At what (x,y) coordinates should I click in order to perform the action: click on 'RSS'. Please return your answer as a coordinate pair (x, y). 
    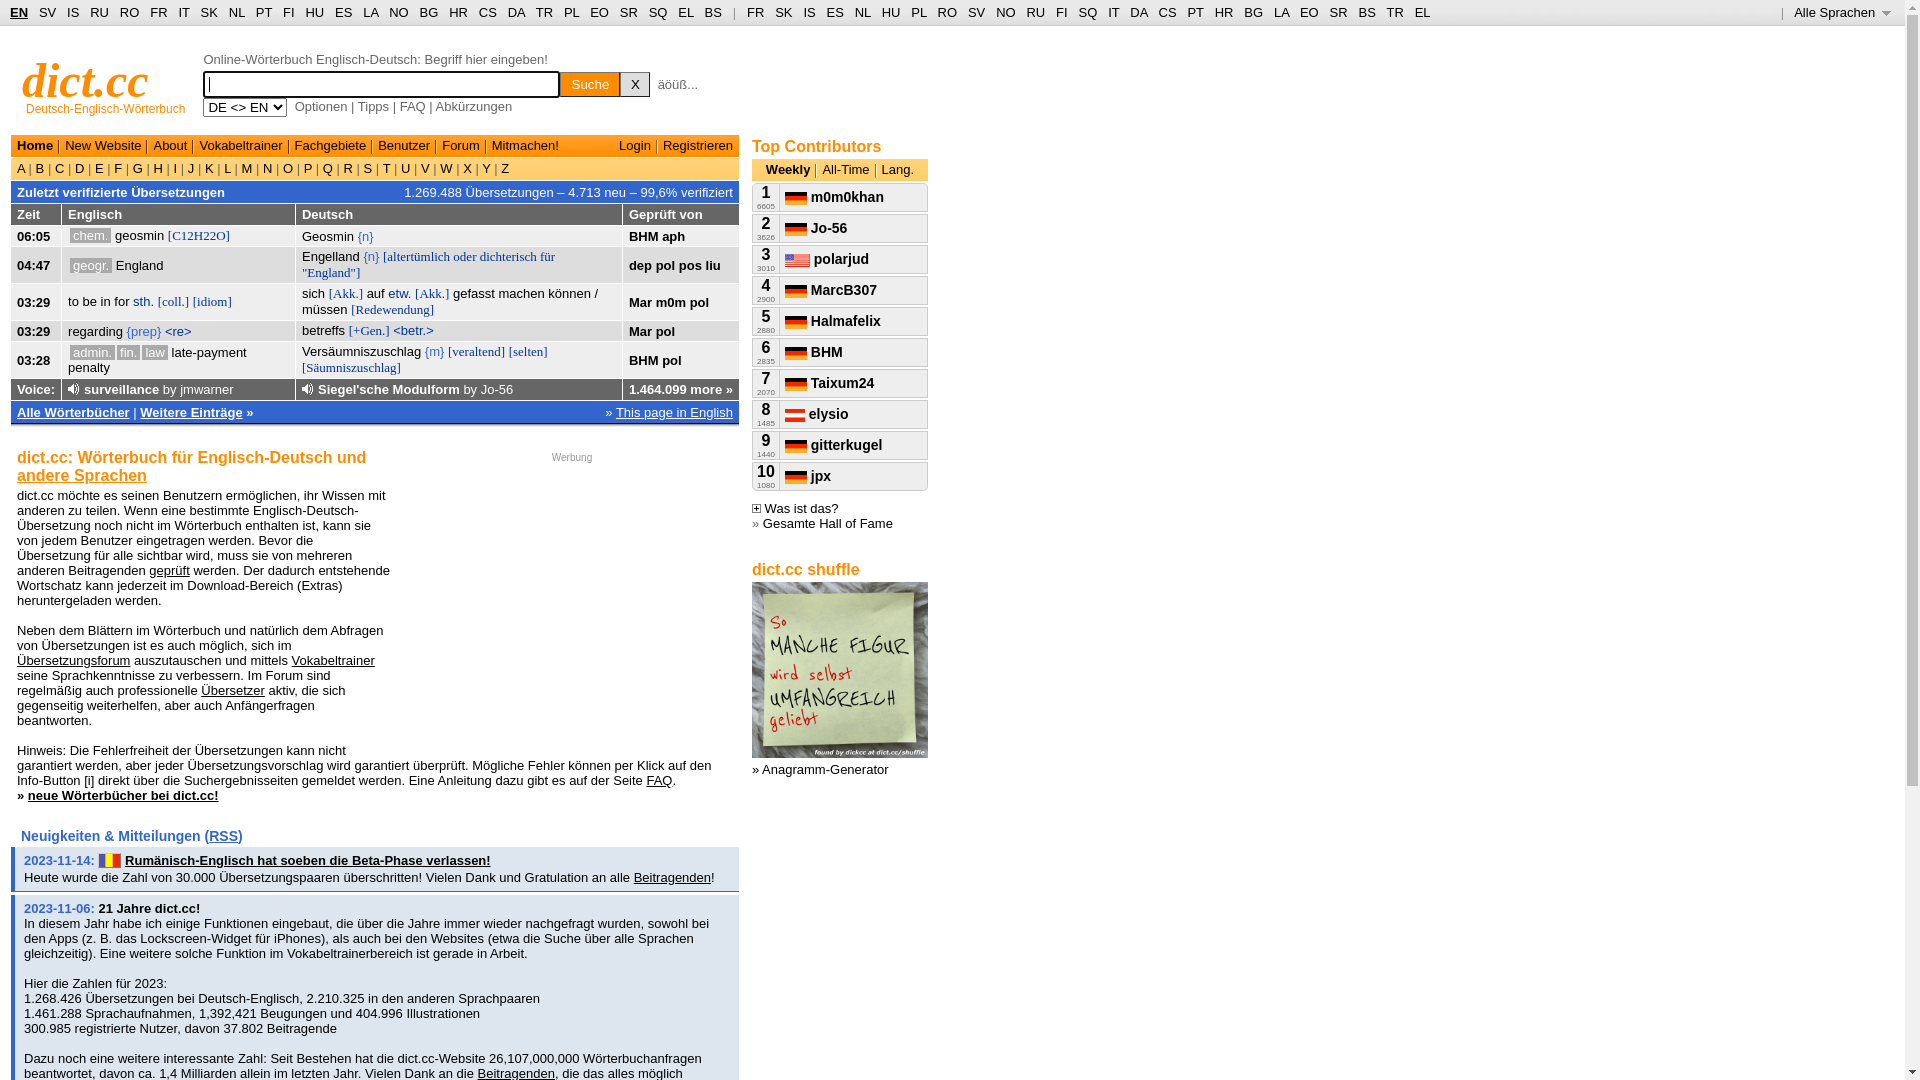
    Looking at the image, I should click on (223, 836).